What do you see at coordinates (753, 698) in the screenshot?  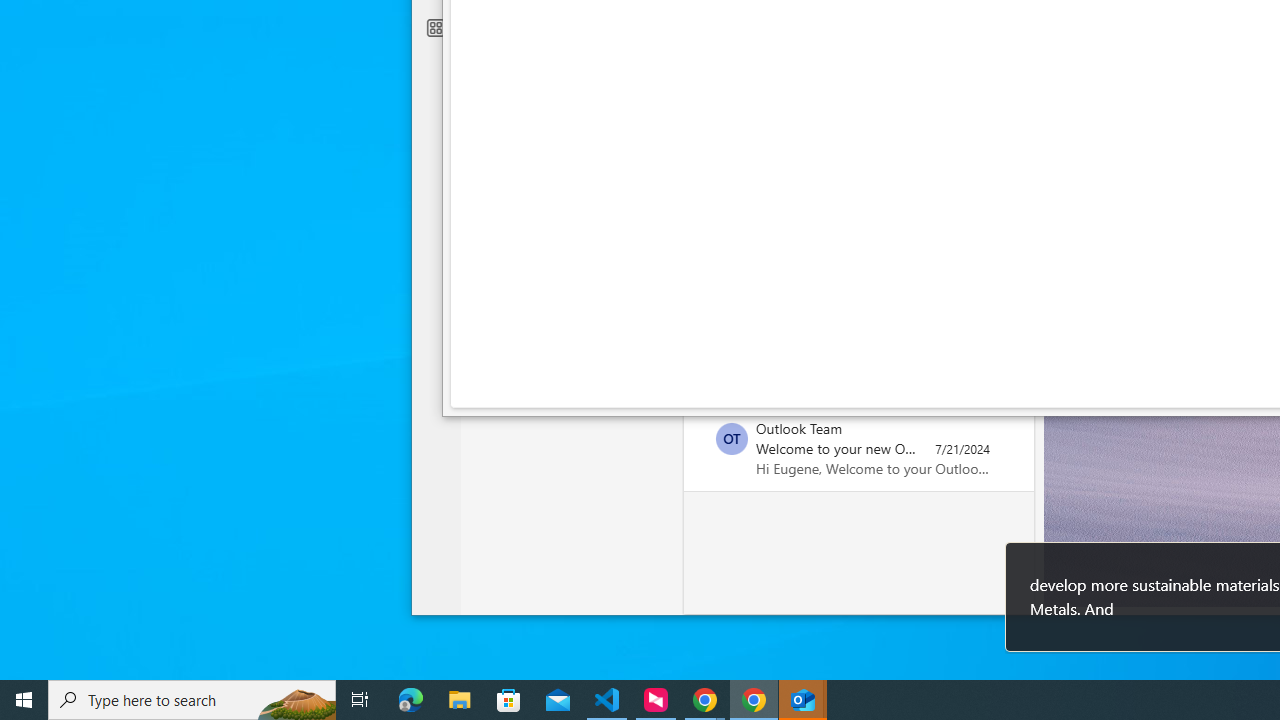 I see `'Google Chrome - 1 running window'` at bounding box center [753, 698].